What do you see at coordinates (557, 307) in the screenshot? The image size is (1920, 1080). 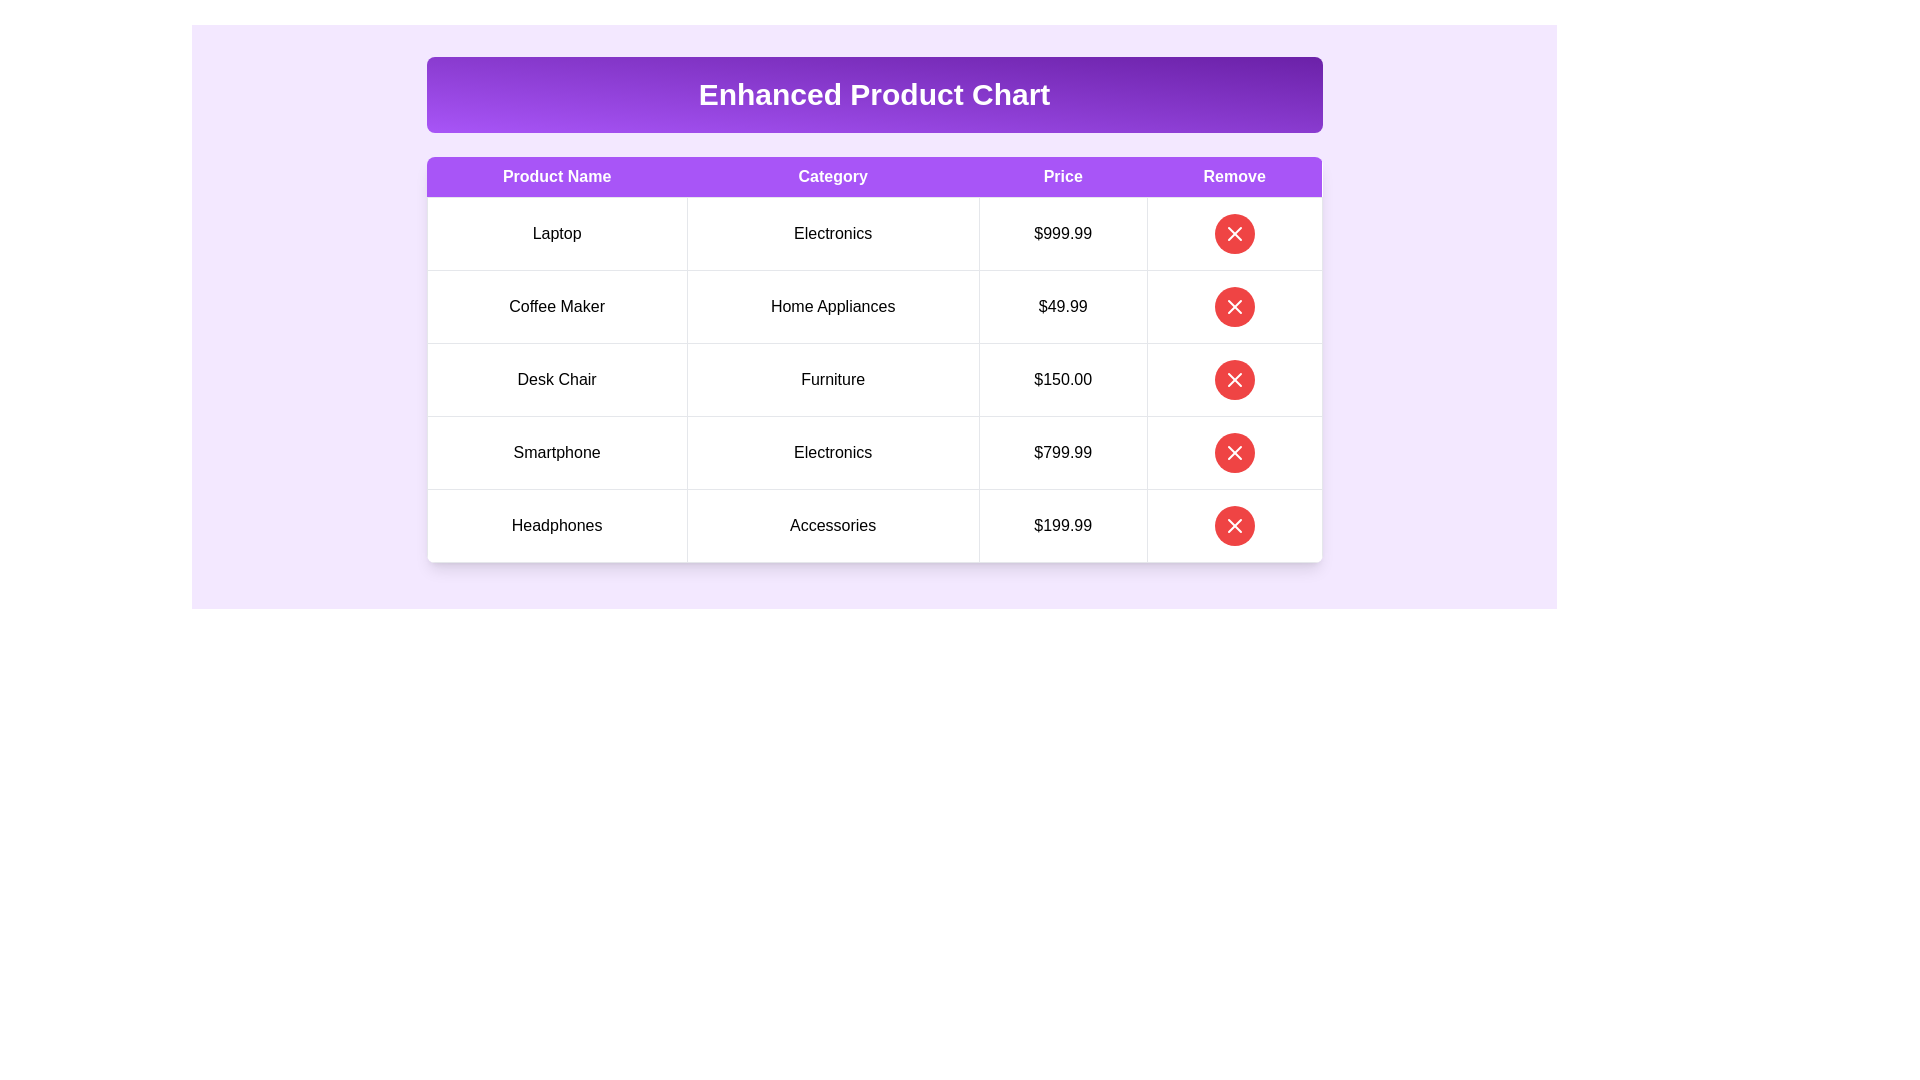 I see `text displayed in the 'Coffee Maker' label located in the second row of the table under the 'Product Name' column` at bounding box center [557, 307].